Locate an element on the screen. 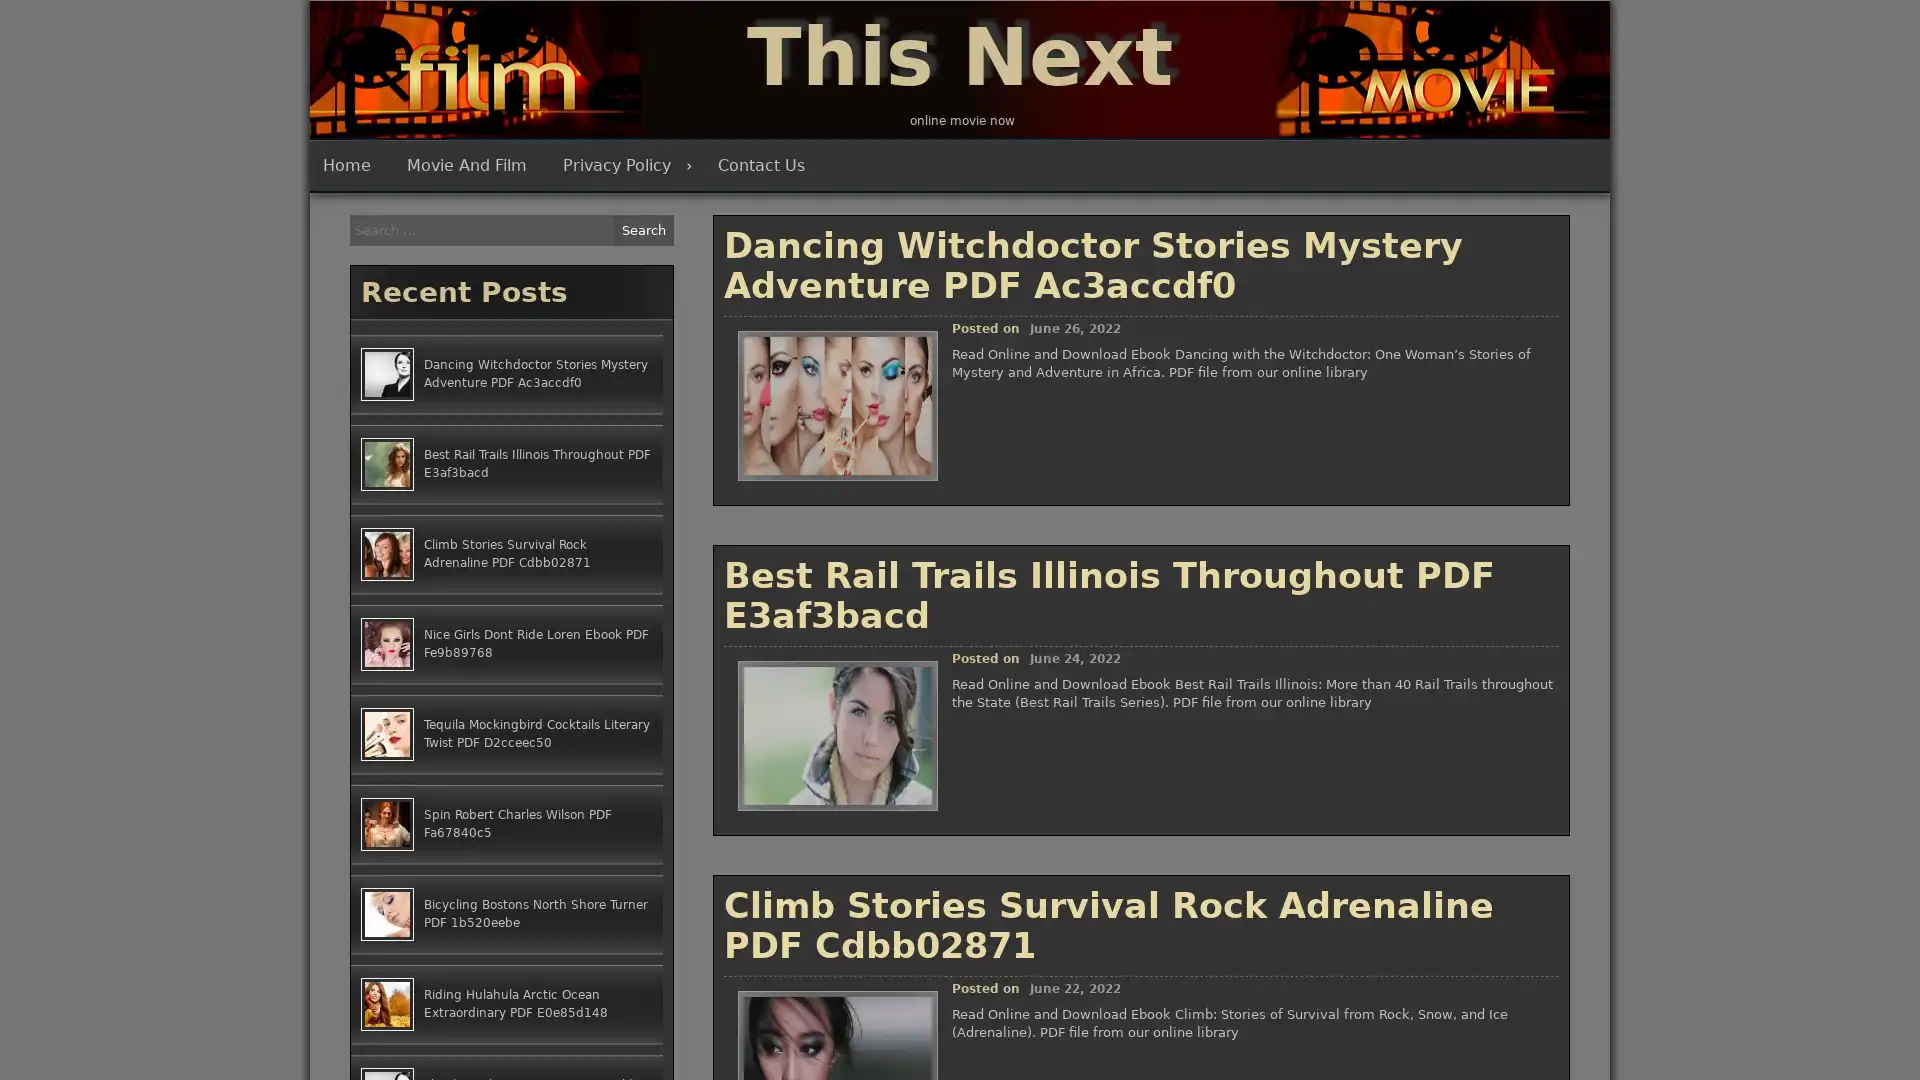  Search is located at coordinates (643, 229).